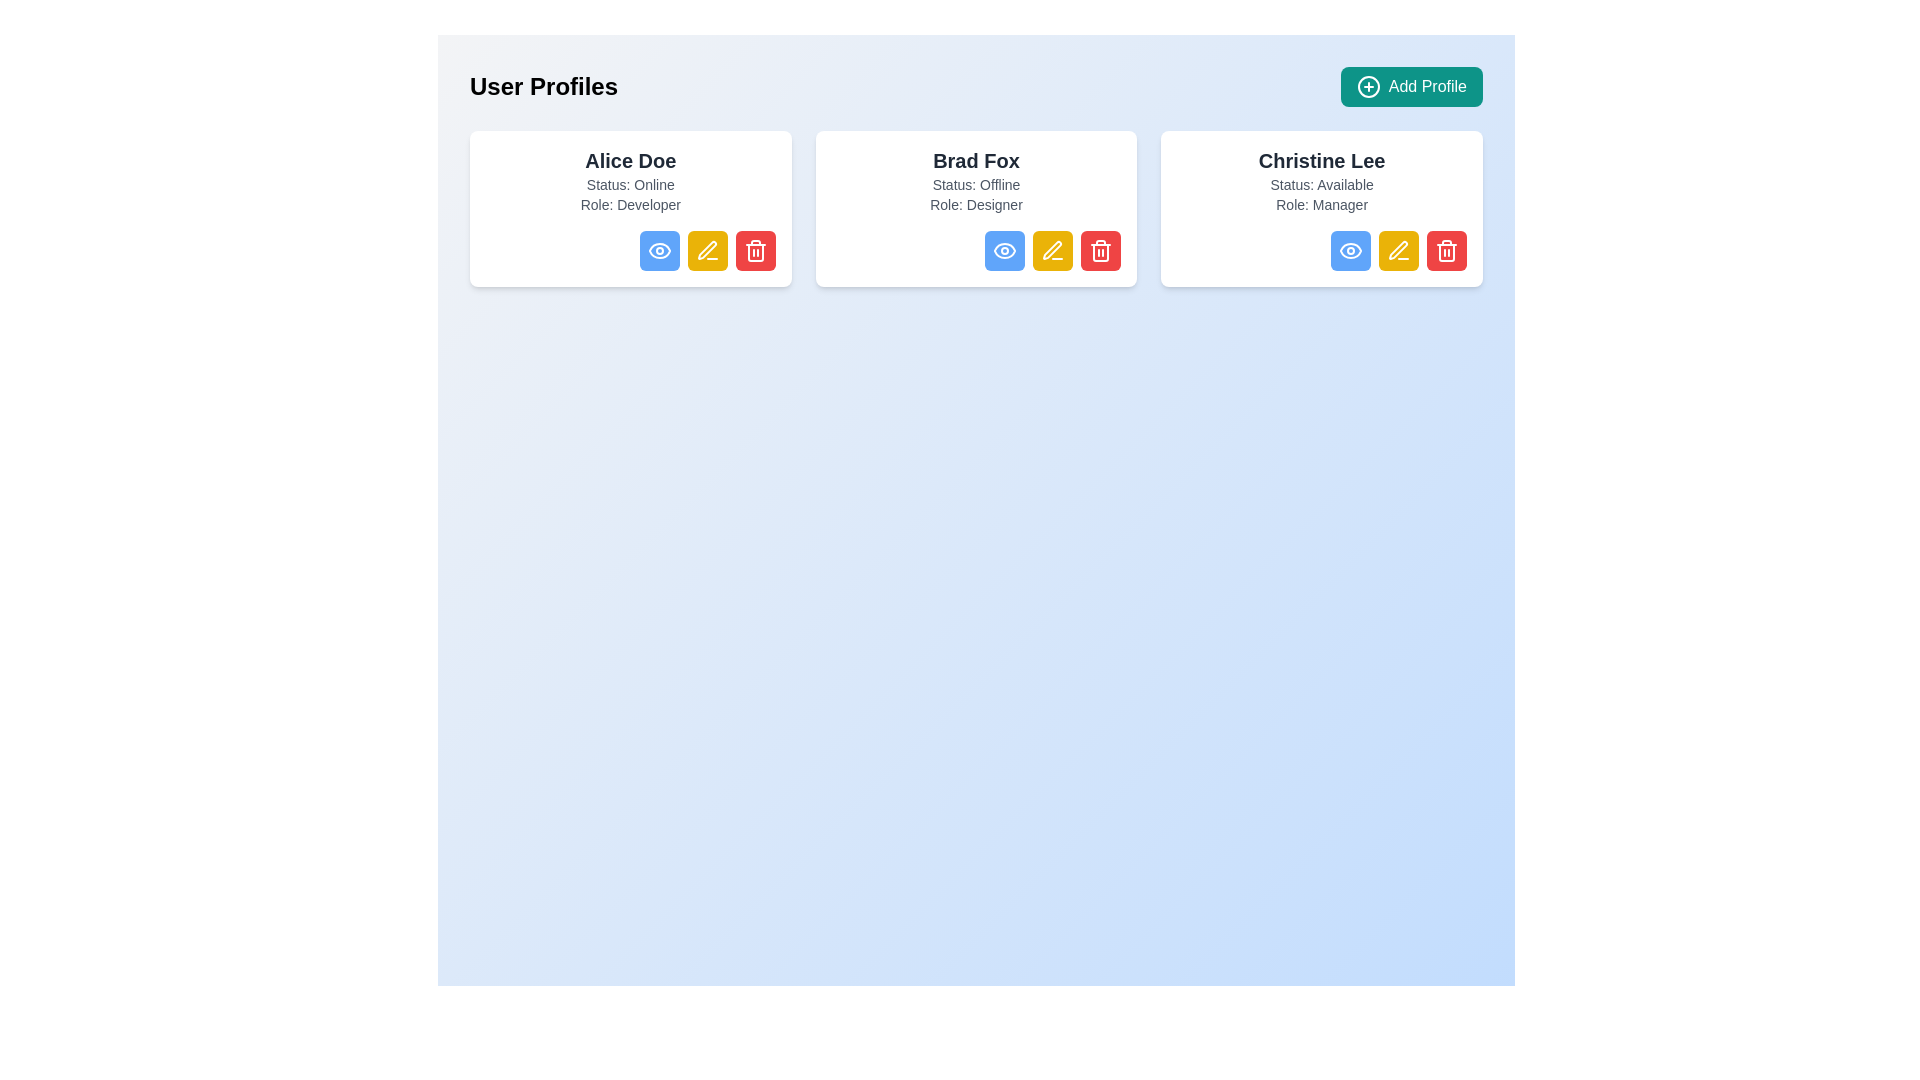 This screenshot has width=1920, height=1080. What do you see at coordinates (1350, 249) in the screenshot?
I see `the first button in the horizontal set of three buttons at the bottom-right corner of the card for 'Christine Lee'` at bounding box center [1350, 249].